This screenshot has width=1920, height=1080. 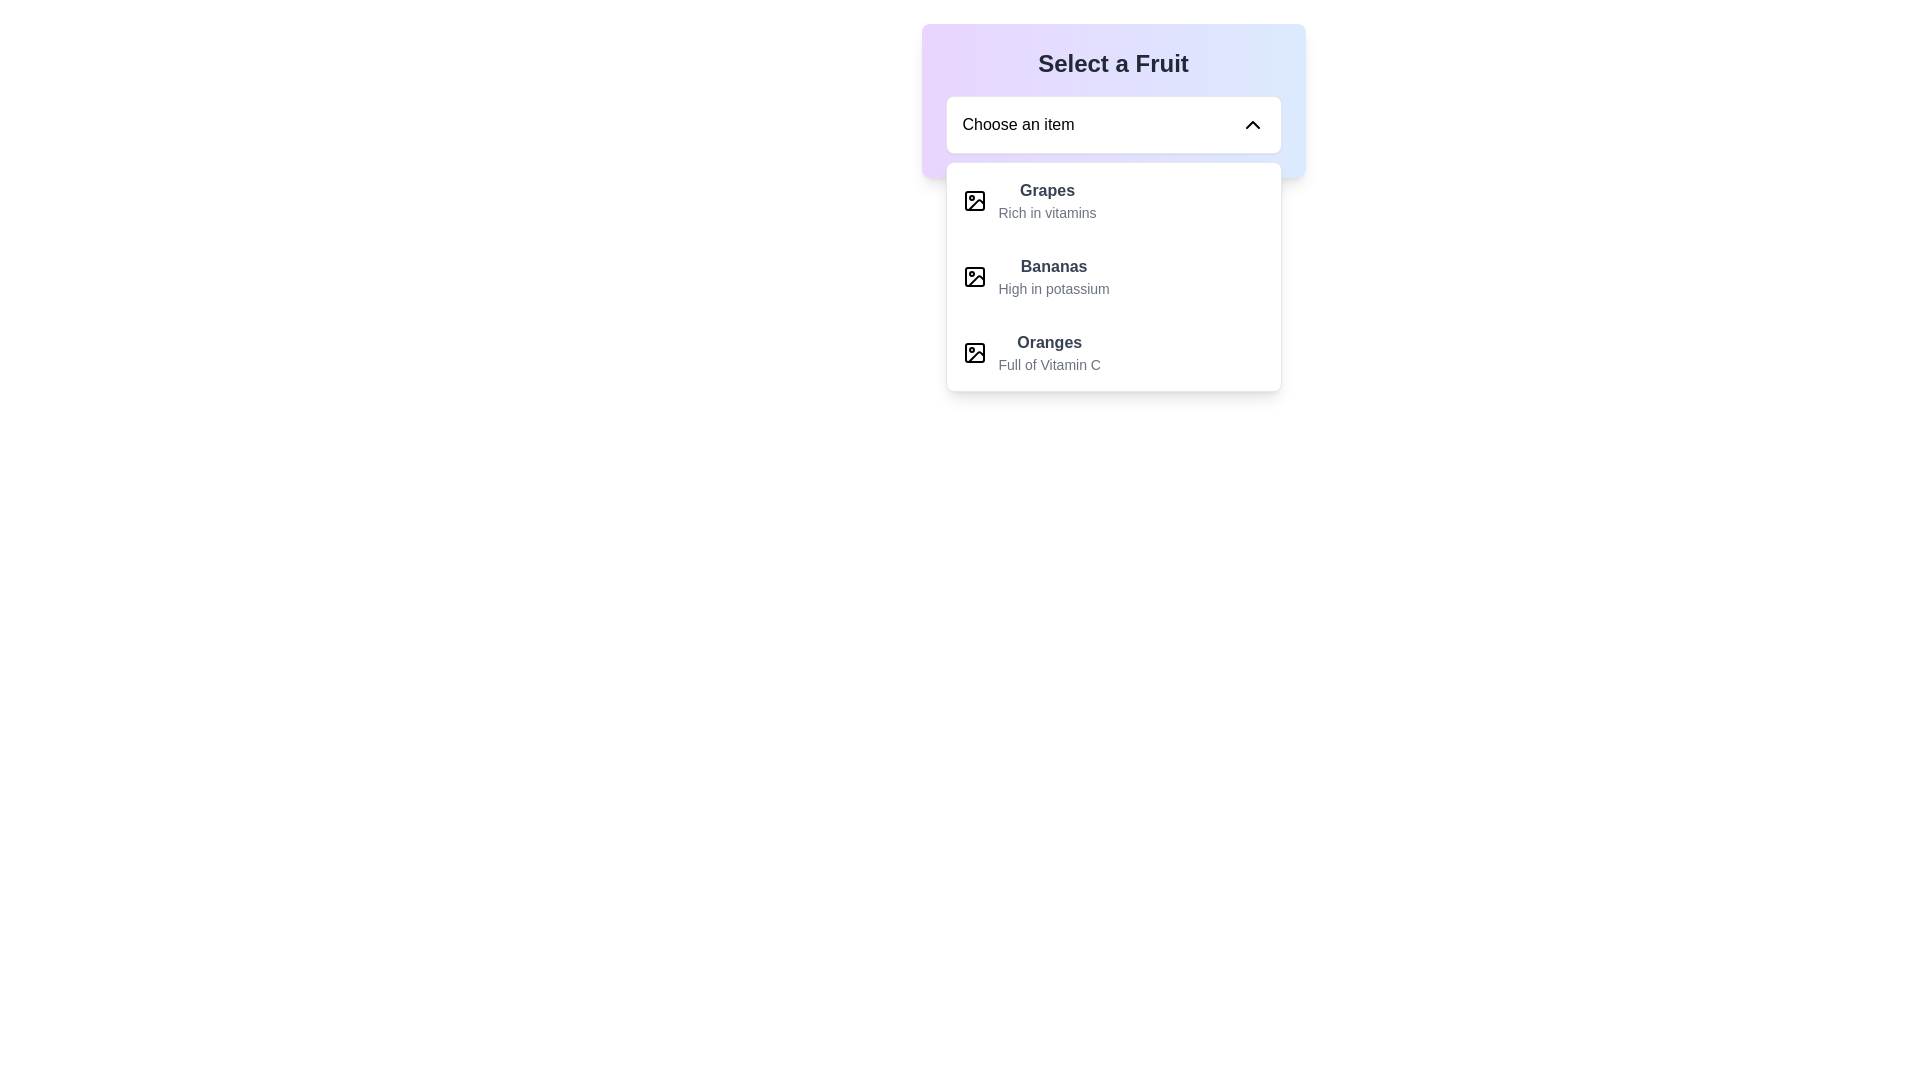 I want to click on the leftmost icon representing 'Bananas' in the list item labeled 'Bananas' and 'High in potassium', so click(x=980, y=277).